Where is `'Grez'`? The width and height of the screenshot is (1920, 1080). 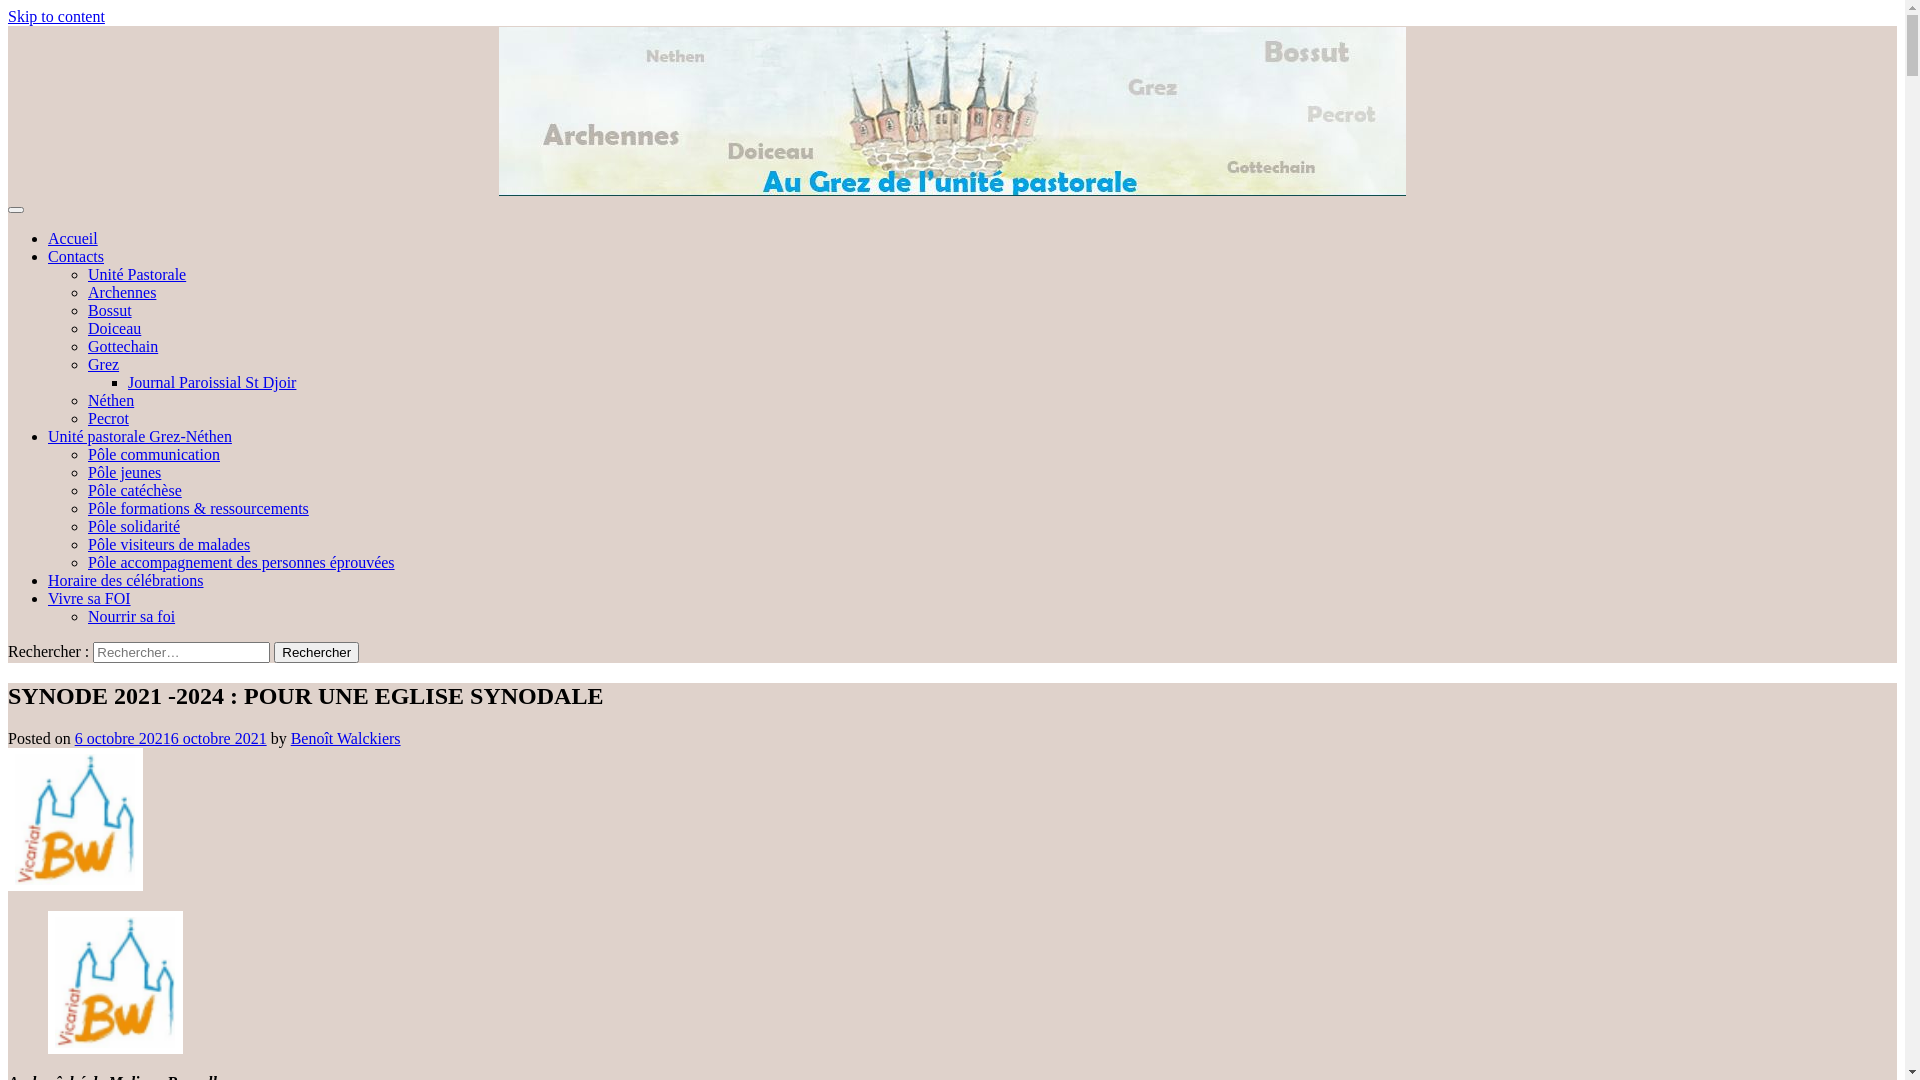 'Grez' is located at coordinates (102, 364).